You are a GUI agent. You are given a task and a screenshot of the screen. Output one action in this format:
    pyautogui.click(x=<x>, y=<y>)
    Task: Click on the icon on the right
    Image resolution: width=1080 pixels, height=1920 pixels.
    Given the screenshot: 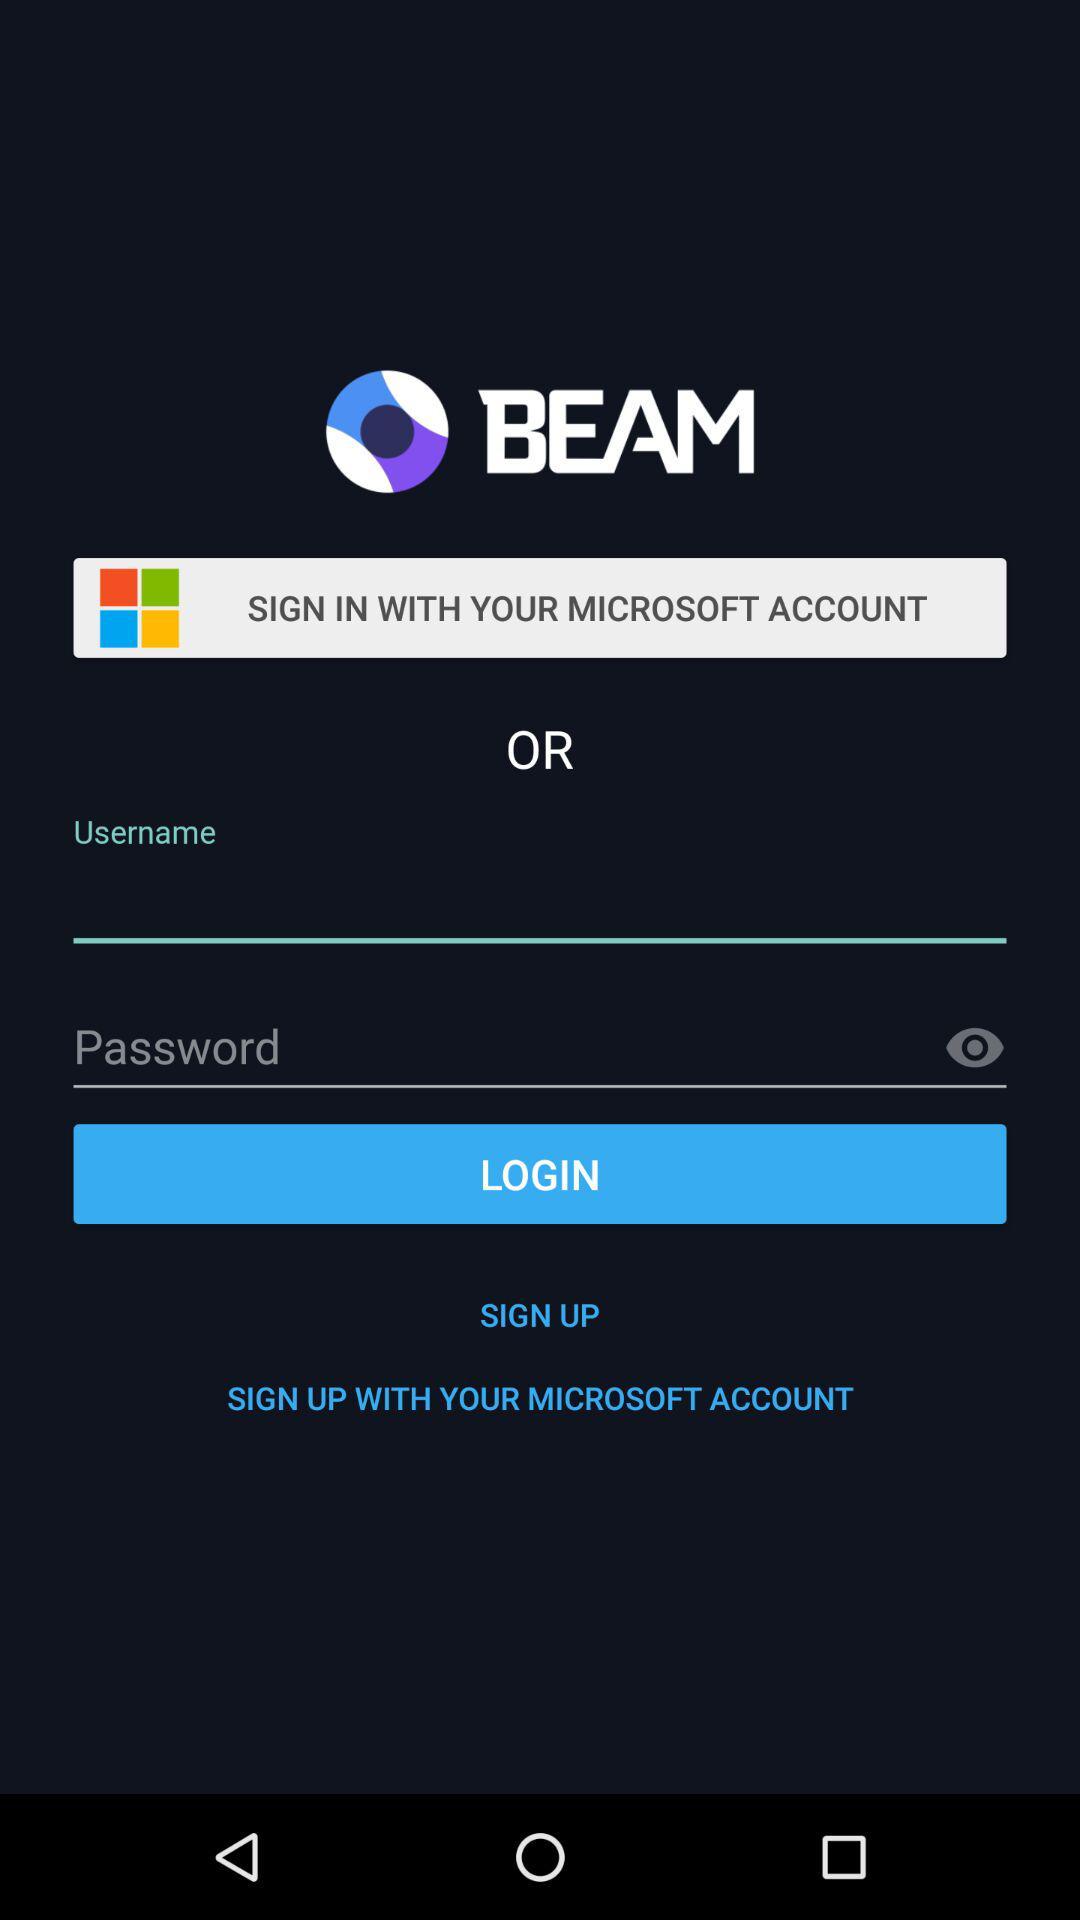 What is the action you would take?
    pyautogui.click(x=974, y=1047)
    